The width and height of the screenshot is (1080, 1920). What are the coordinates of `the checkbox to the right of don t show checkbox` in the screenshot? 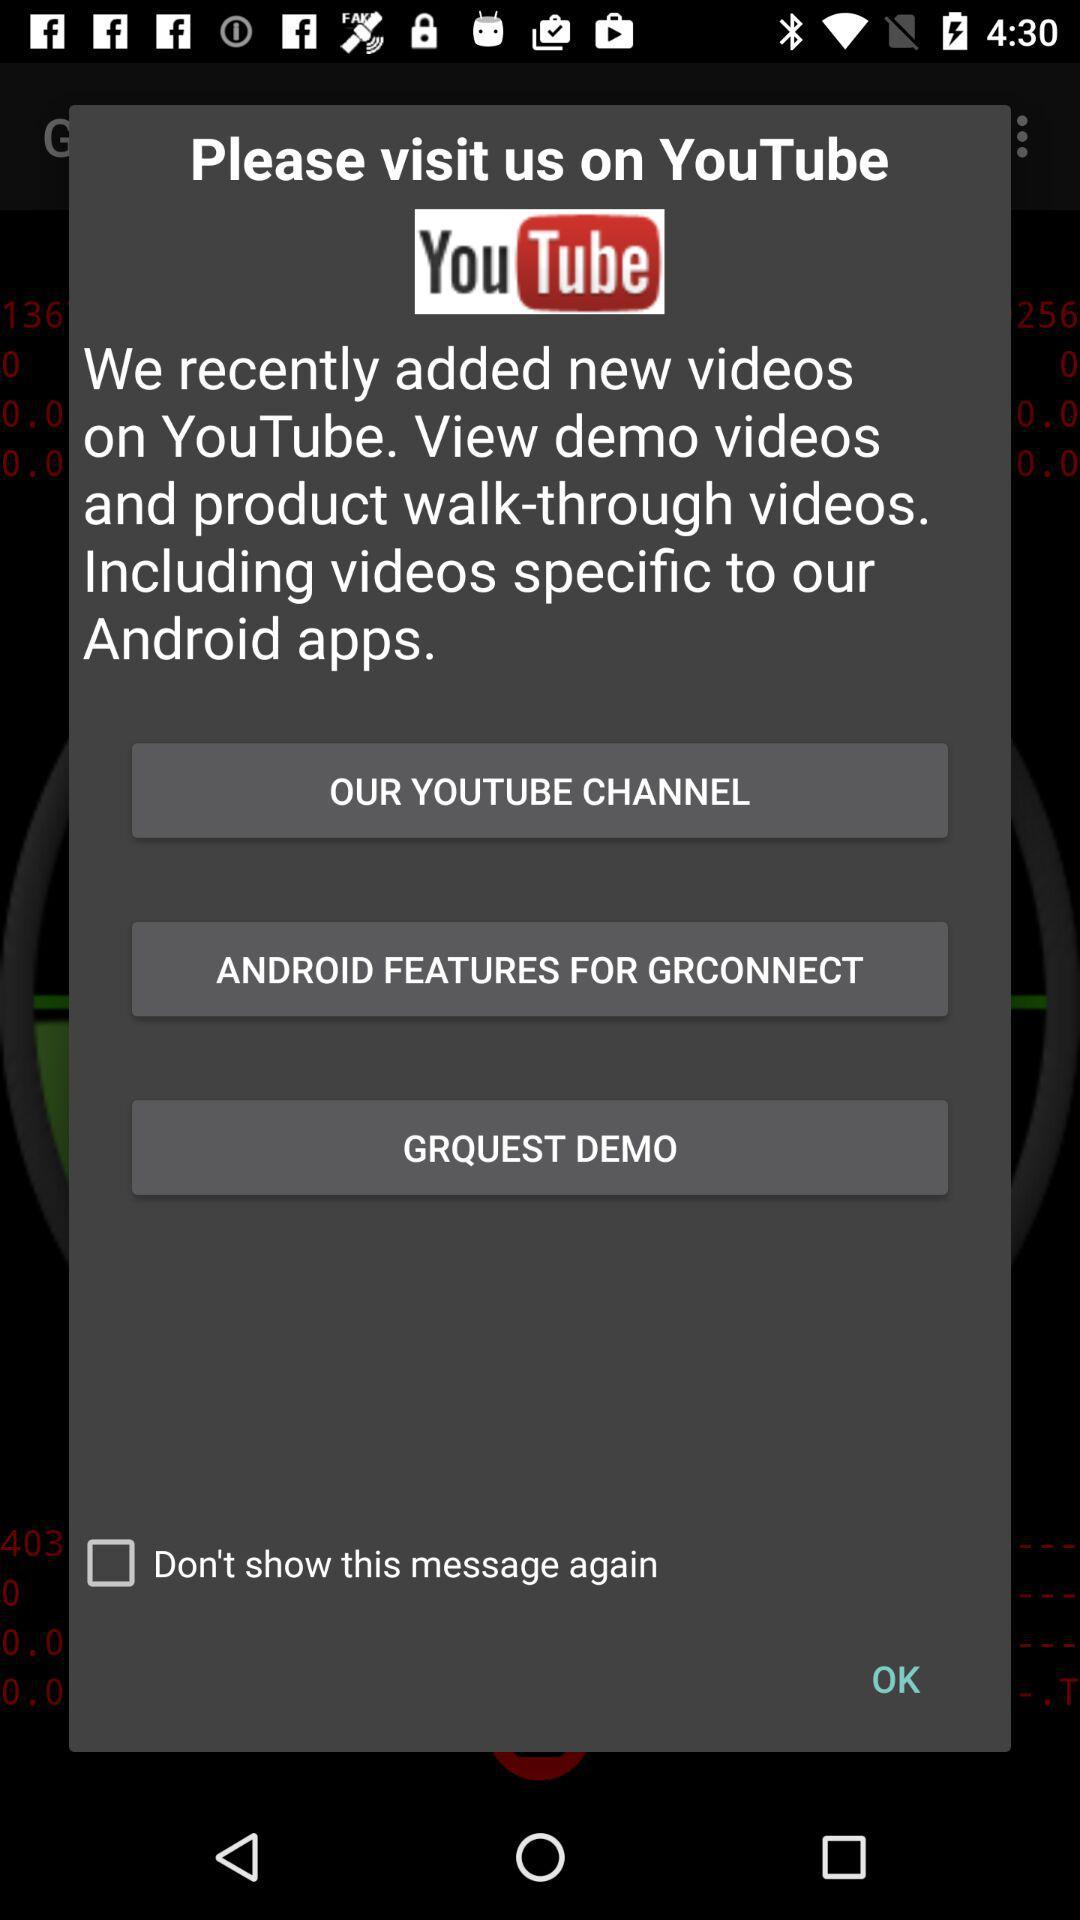 It's located at (894, 1678).